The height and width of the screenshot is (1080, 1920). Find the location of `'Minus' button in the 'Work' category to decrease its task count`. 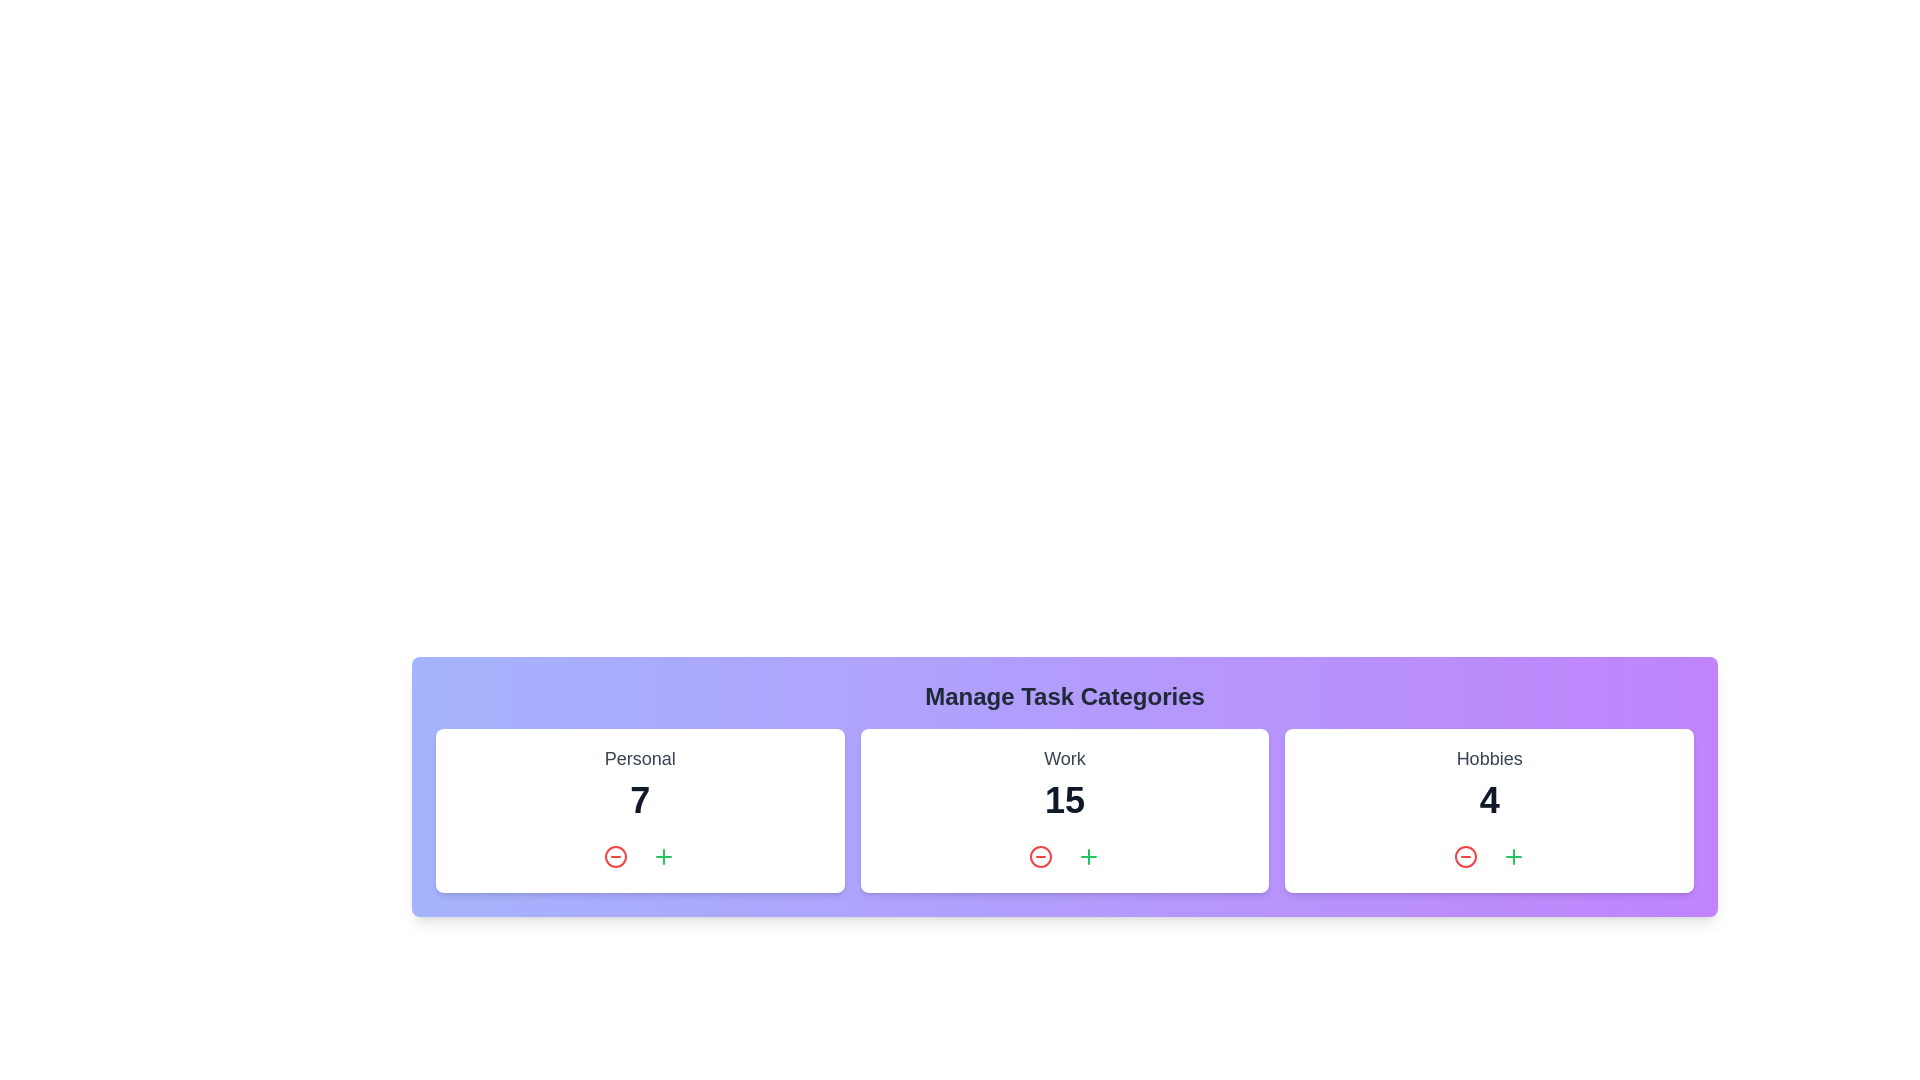

'Minus' button in the 'Work' category to decrease its task count is located at coordinates (1040, 855).